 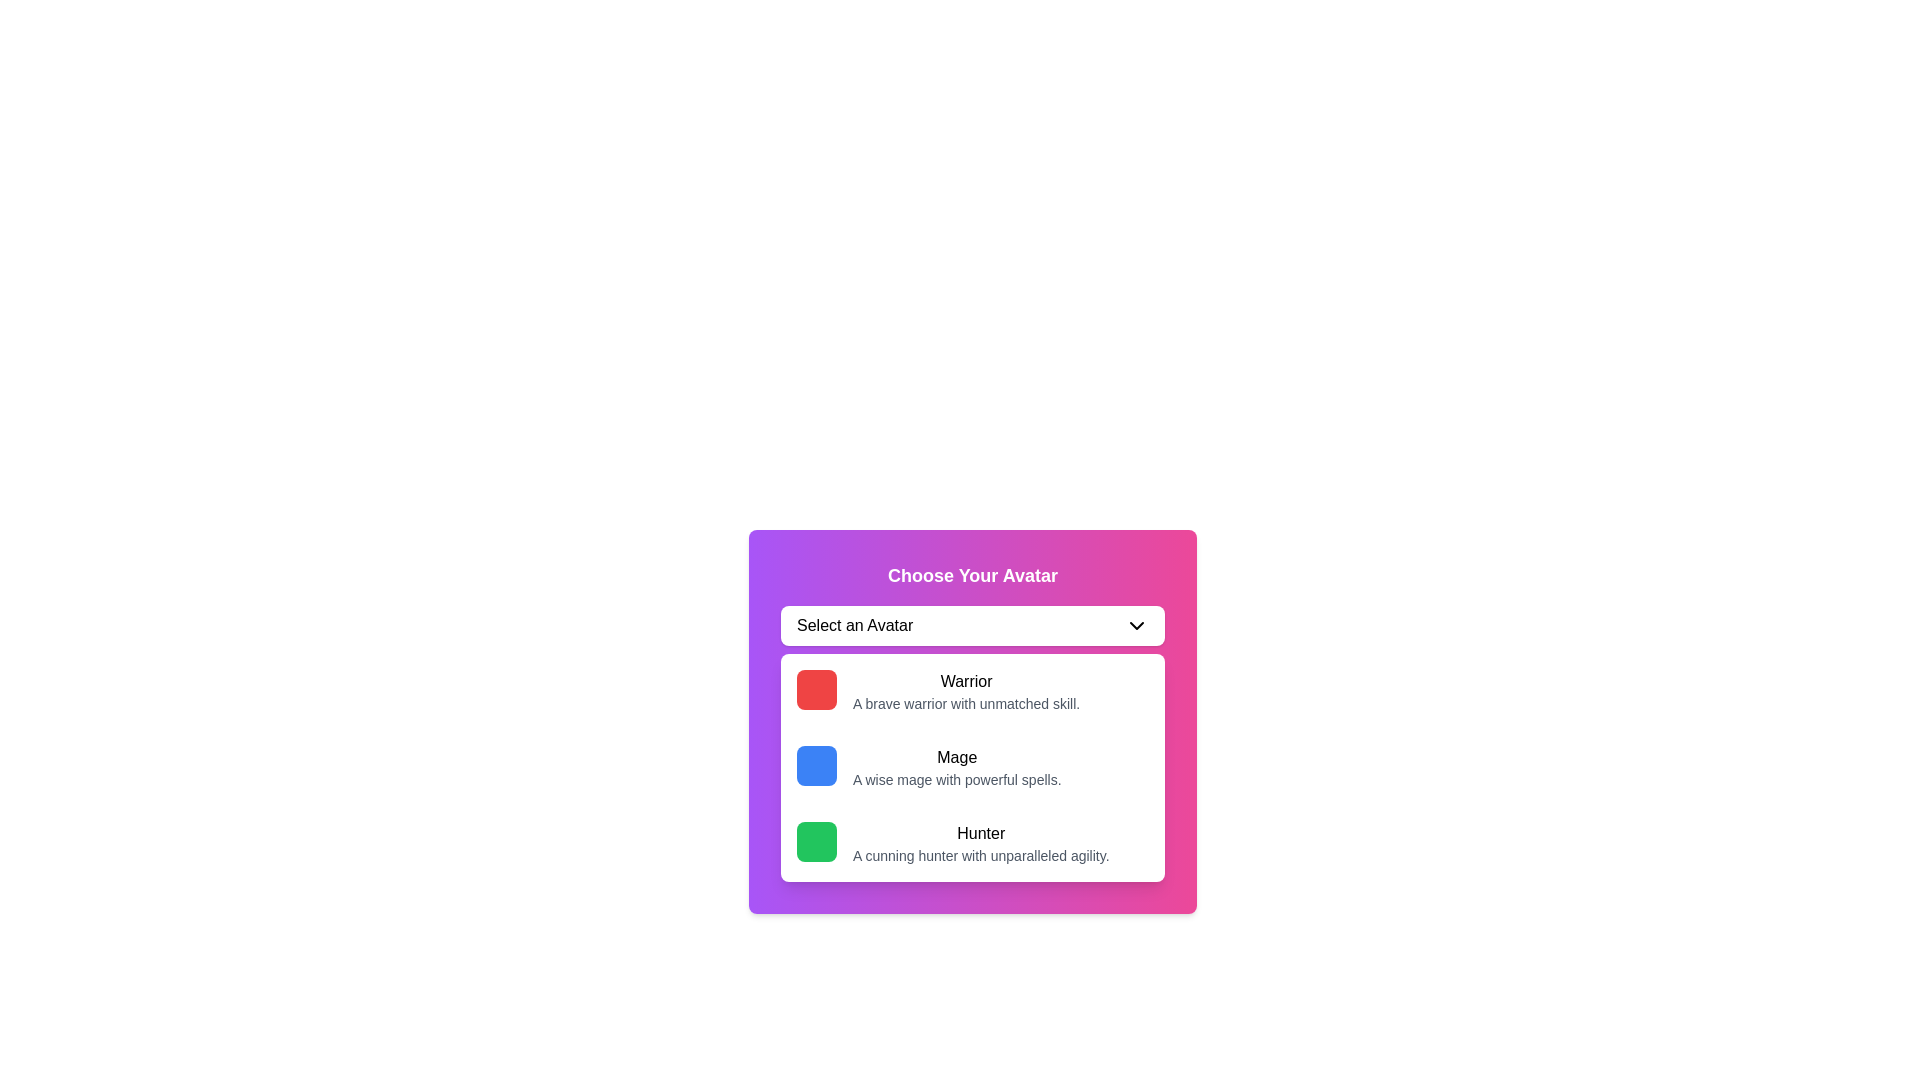 What do you see at coordinates (981, 855) in the screenshot?
I see `the descriptive text element that provides information for the 'Hunter' selection, which is positioned directly below the 'Hunter' title in the selection panel` at bounding box center [981, 855].